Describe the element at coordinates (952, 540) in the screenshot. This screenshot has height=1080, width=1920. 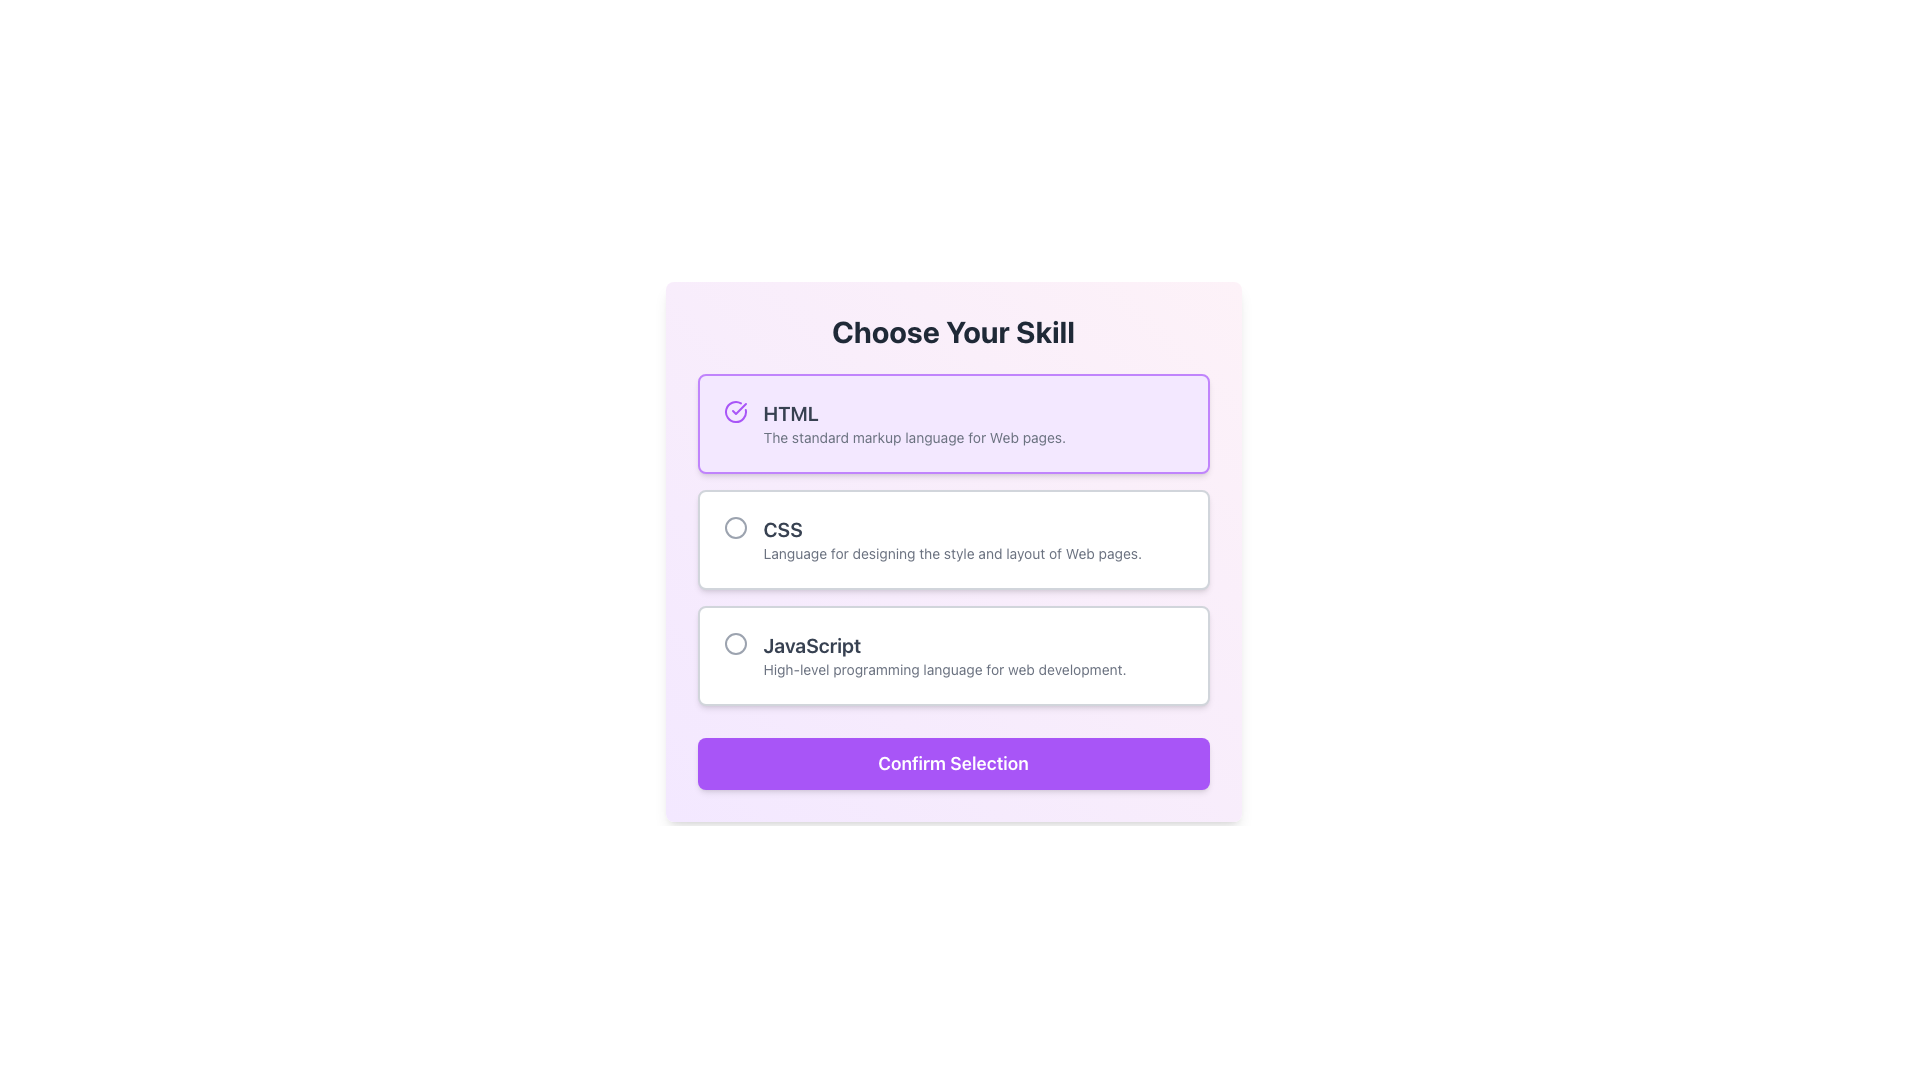
I see `the radio button for 'CSS' skill selection, the second card in the list under 'Choose Your Skill'` at that location.